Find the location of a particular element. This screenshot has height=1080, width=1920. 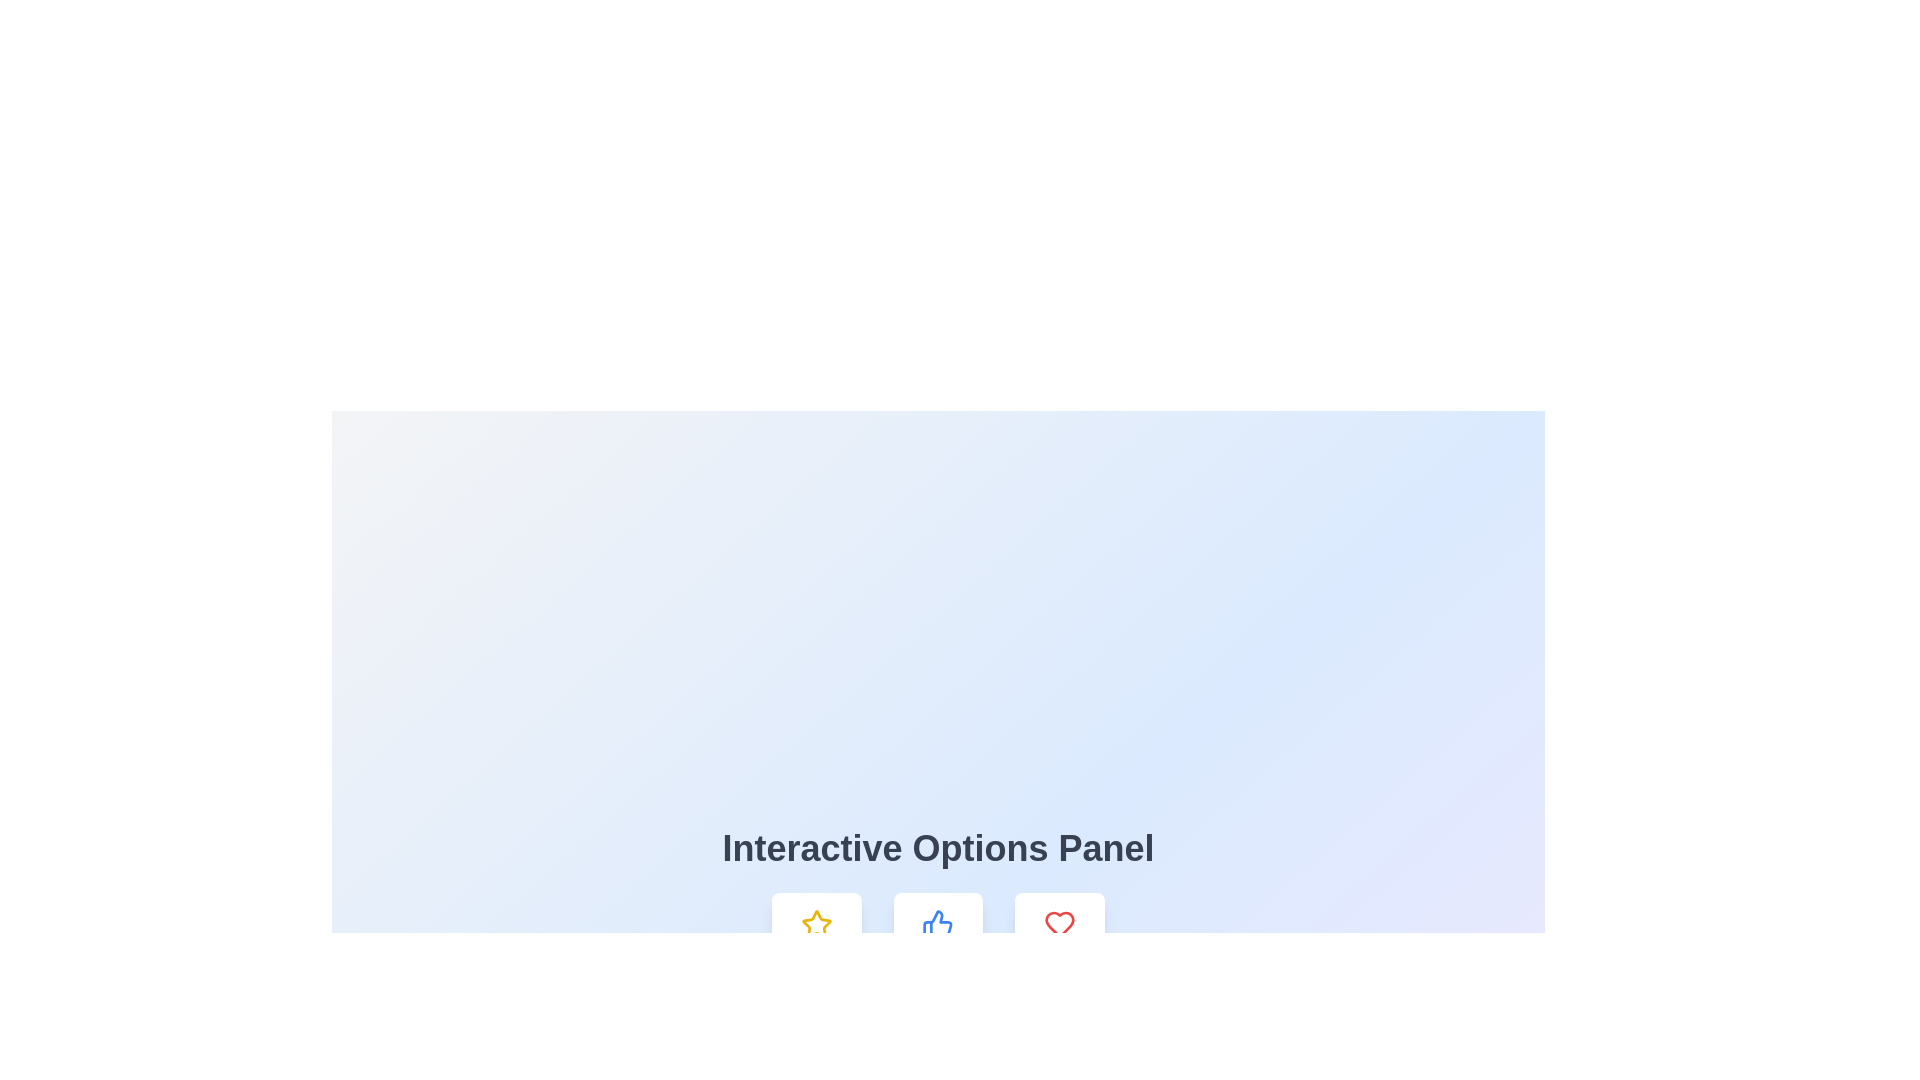

the star icon-based button, which is the leftmost option in a row of three icons in the interactive options bar beneath the 'Interactive Options Panel' label is located at coordinates (816, 924).